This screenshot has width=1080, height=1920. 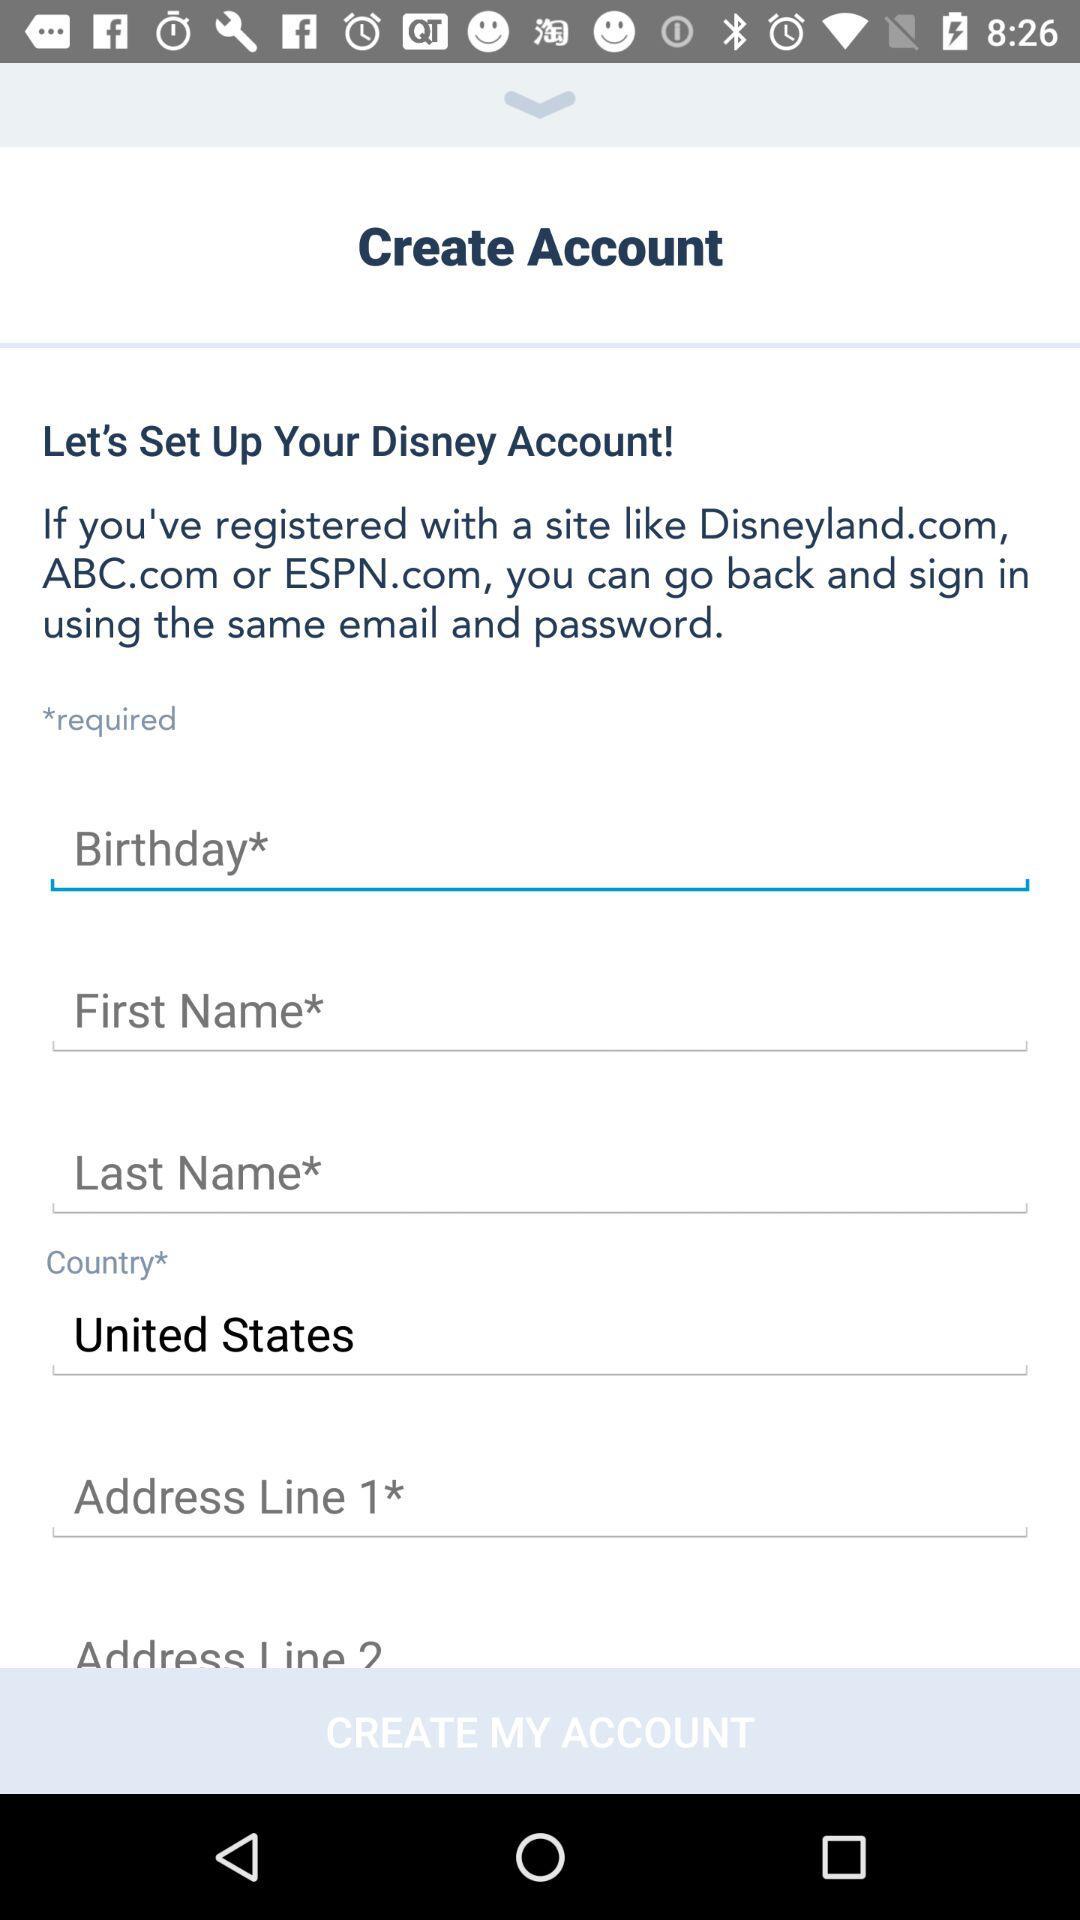 I want to click on your birthday here, so click(x=540, y=848).